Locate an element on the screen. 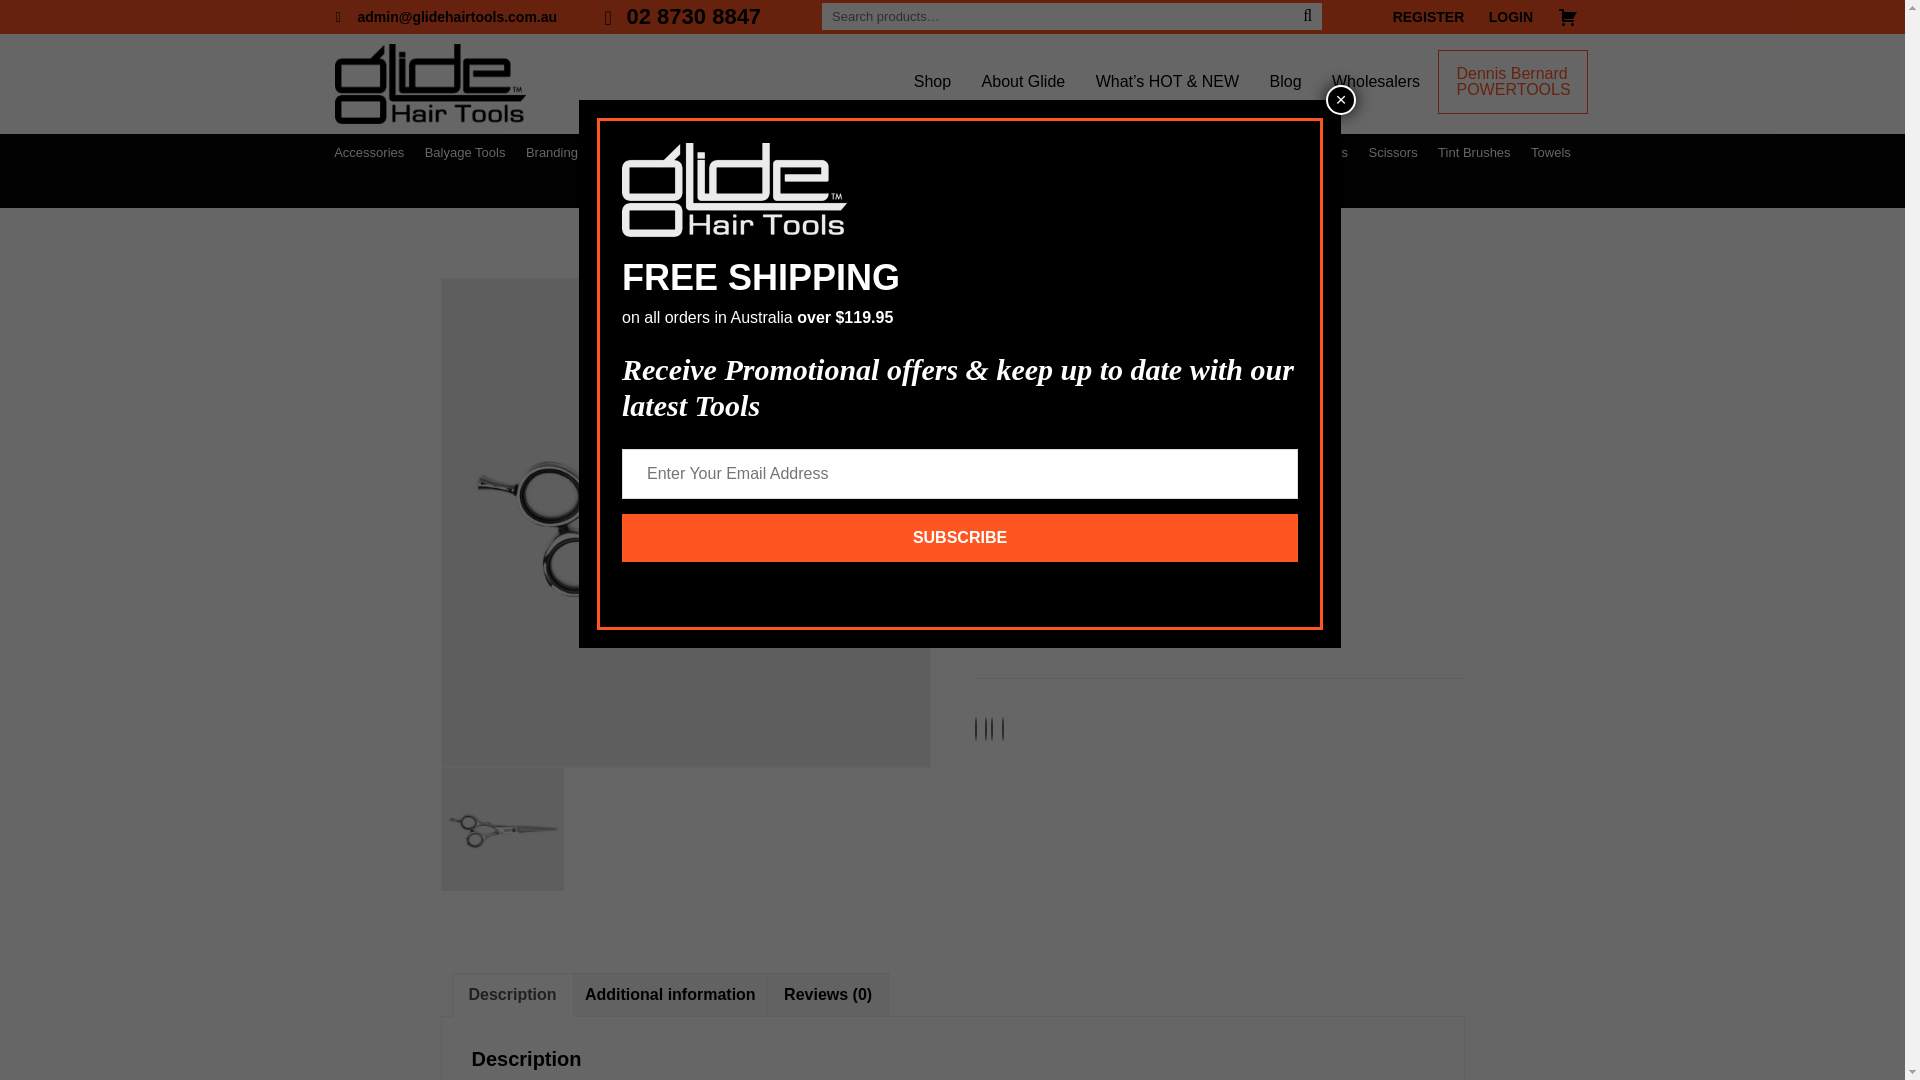  'Towels' is located at coordinates (1521, 151).